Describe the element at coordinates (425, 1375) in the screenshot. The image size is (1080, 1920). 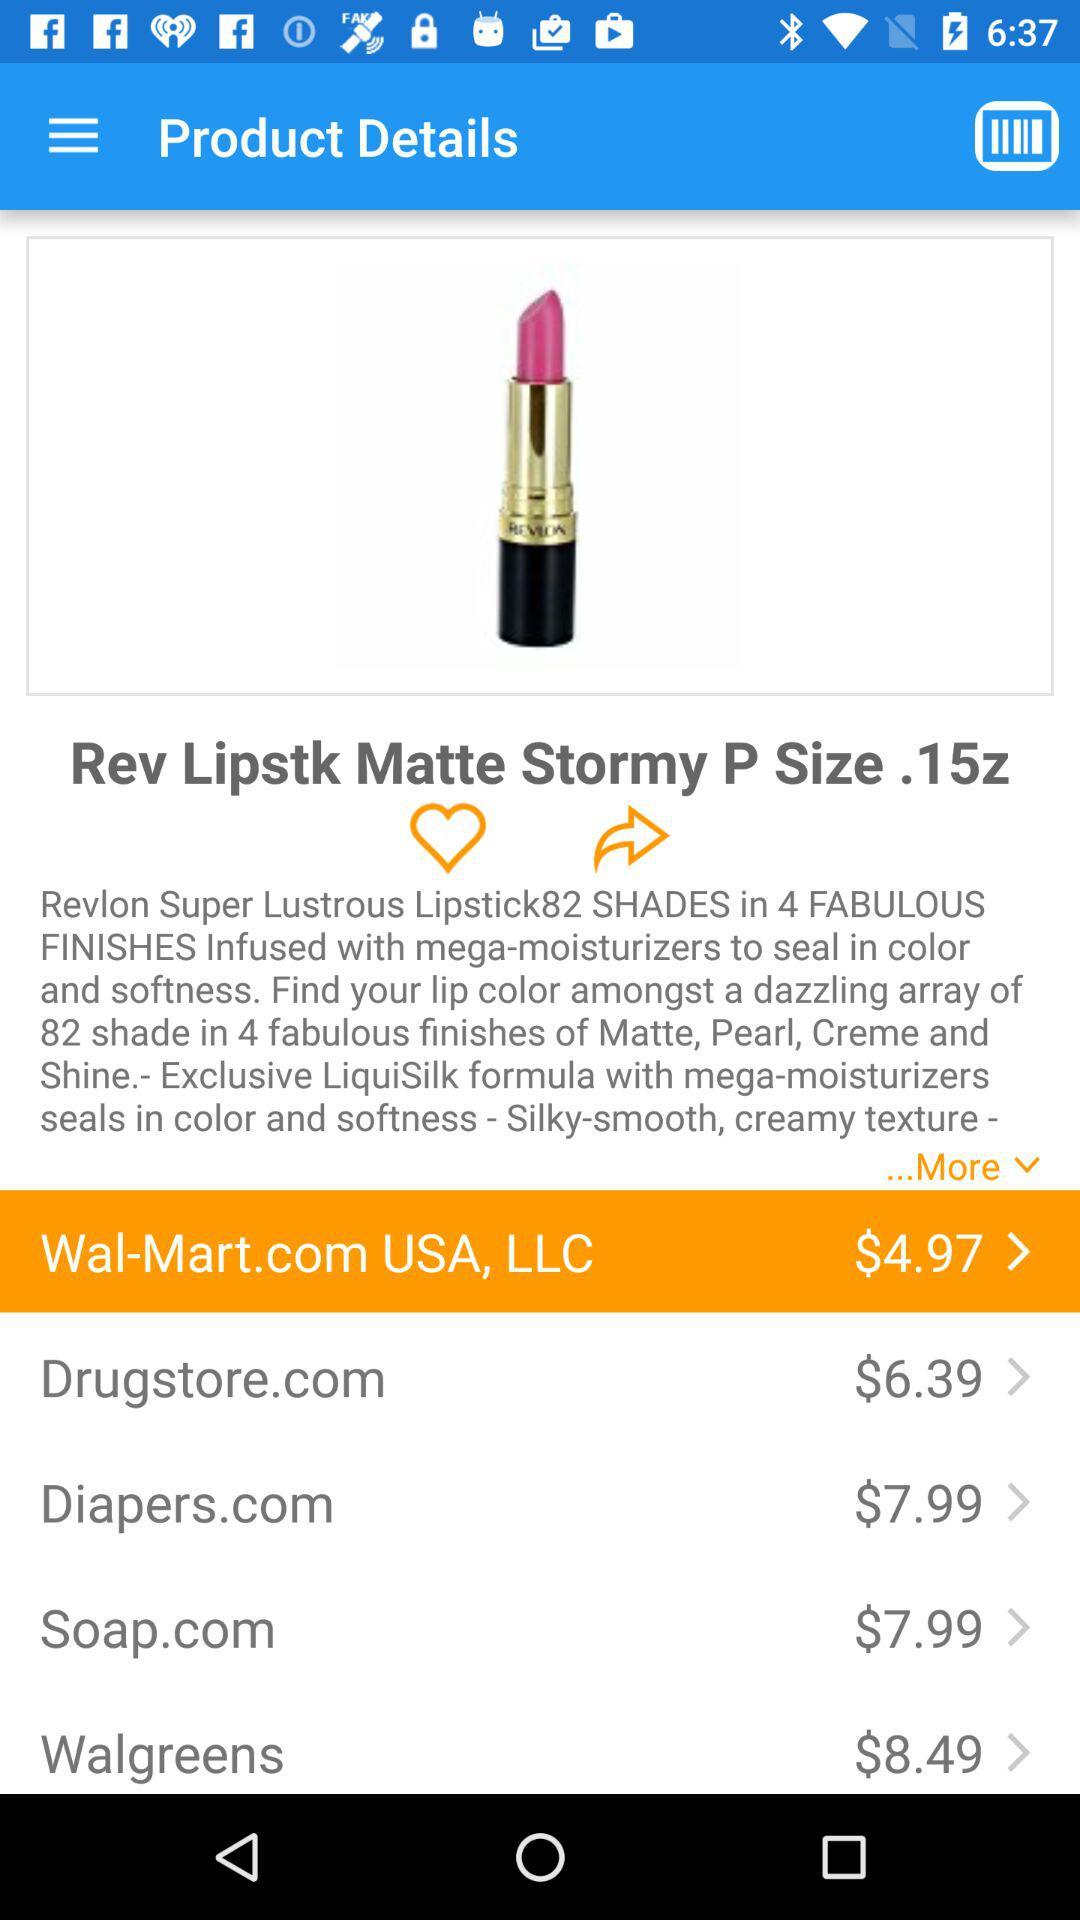
I see `the icon below the wal mart com icon` at that location.